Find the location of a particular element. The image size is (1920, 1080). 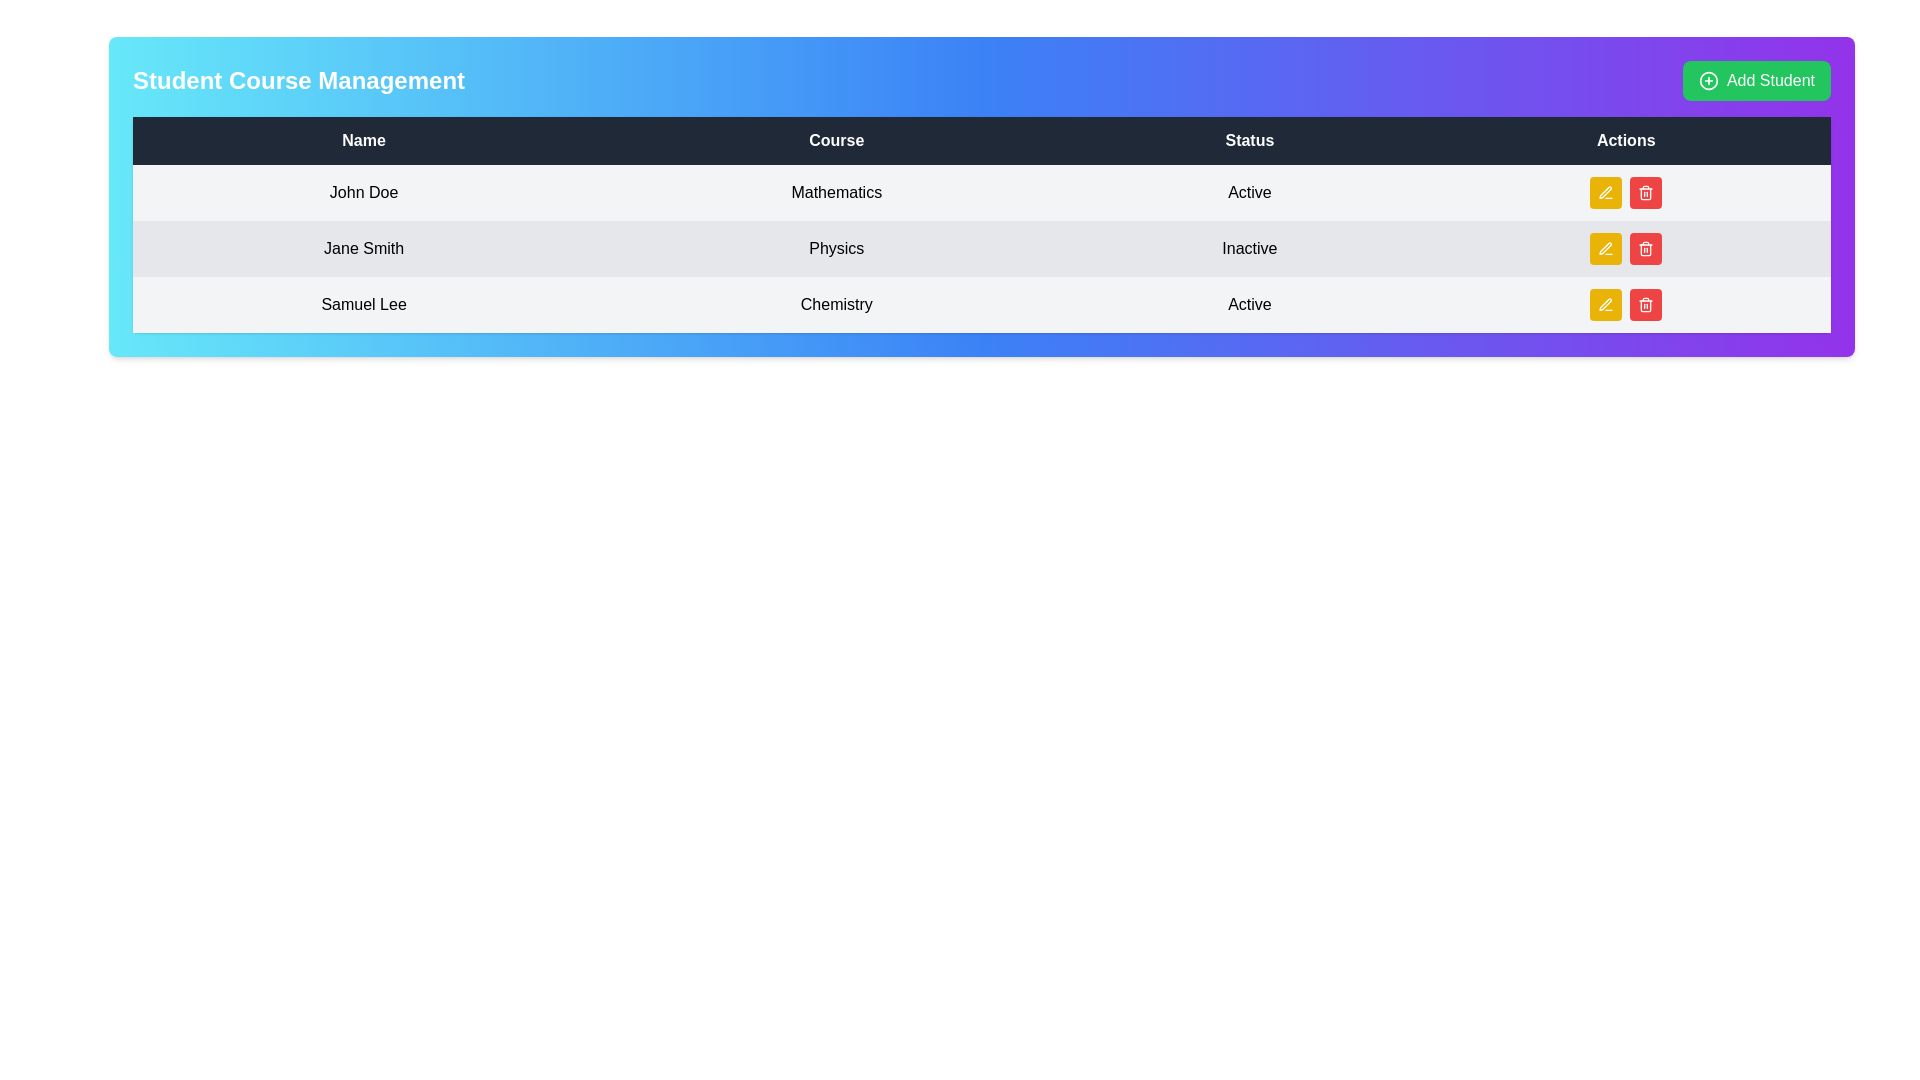

the text element representing the name of an individual, which is the third entry in the 'Name' column of the table, located under the 'Name' header is located at coordinates (364, 304).